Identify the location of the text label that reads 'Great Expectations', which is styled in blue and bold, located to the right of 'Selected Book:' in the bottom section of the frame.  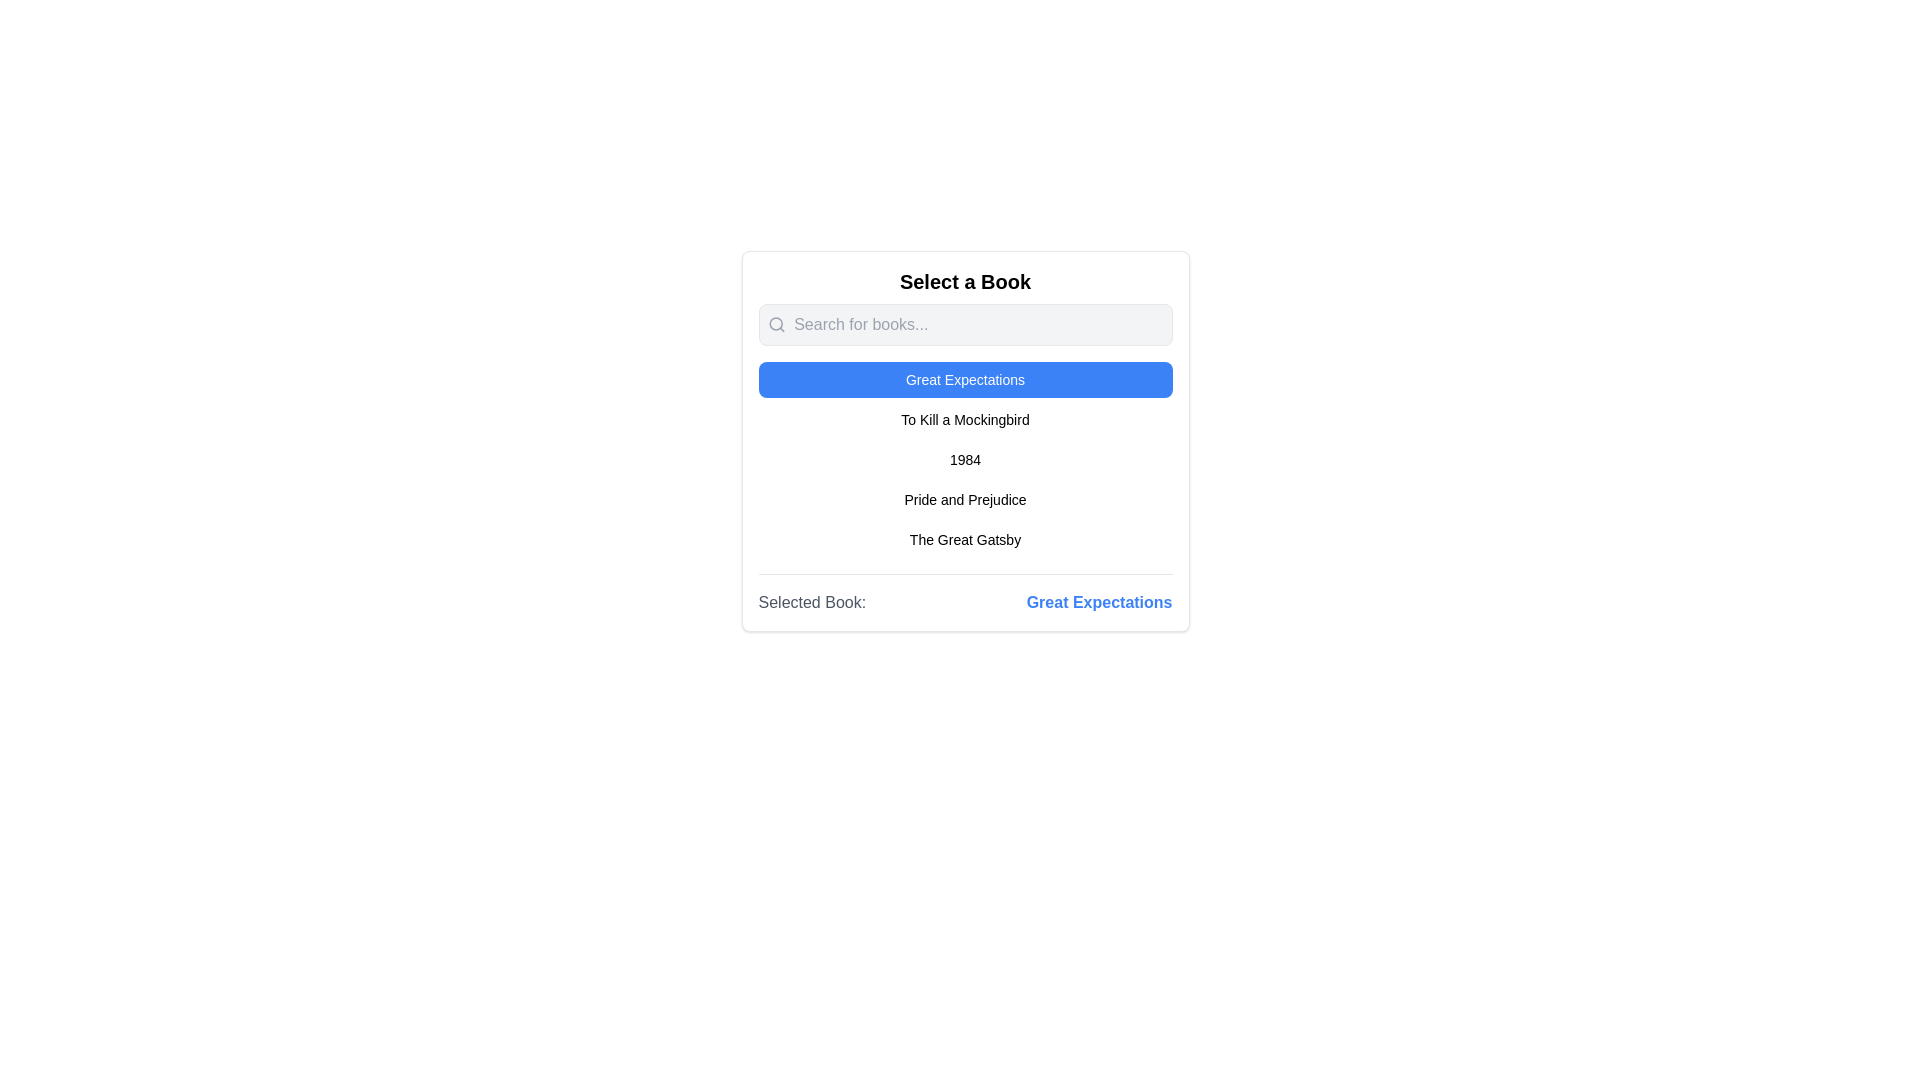
(1098, 601).